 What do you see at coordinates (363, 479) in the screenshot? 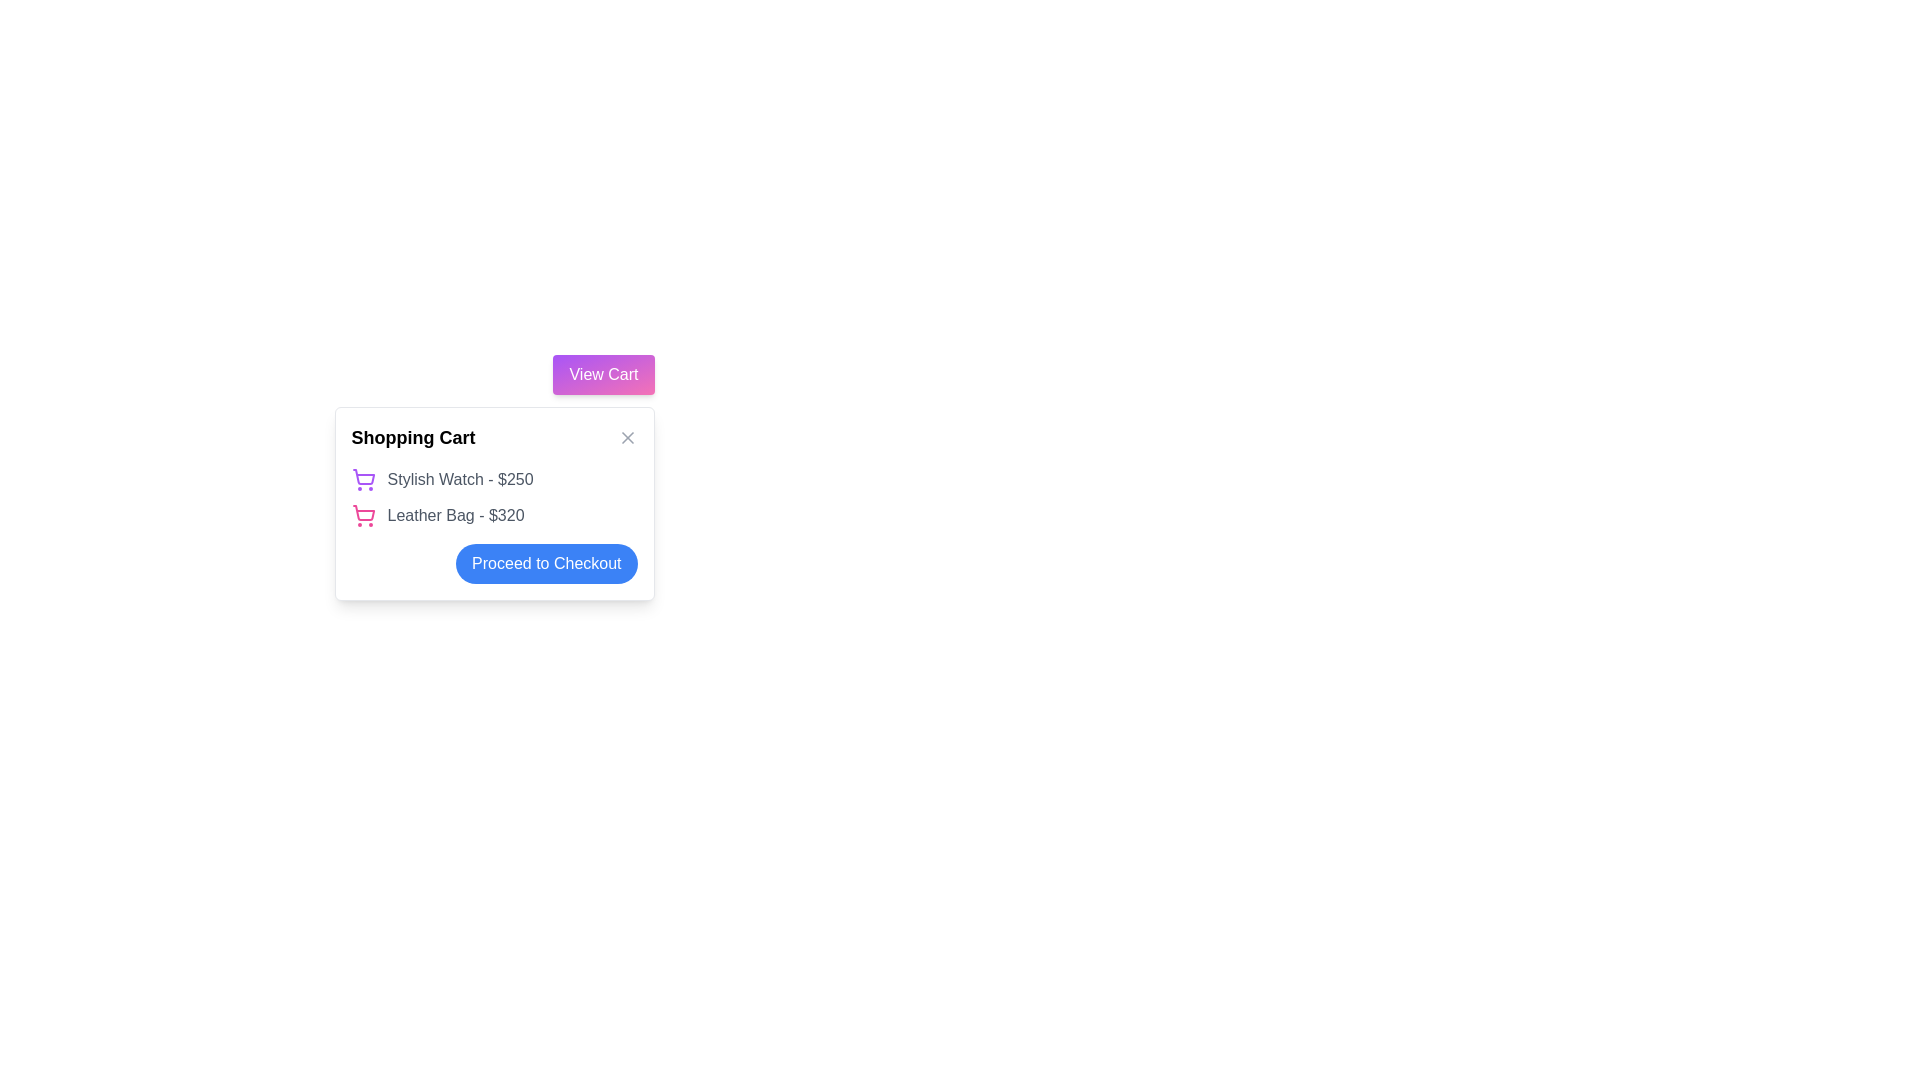
I see `the shopping cart icon located to the left of the text 'Stylish Watch - $250'` at bounding box center [363, 479].